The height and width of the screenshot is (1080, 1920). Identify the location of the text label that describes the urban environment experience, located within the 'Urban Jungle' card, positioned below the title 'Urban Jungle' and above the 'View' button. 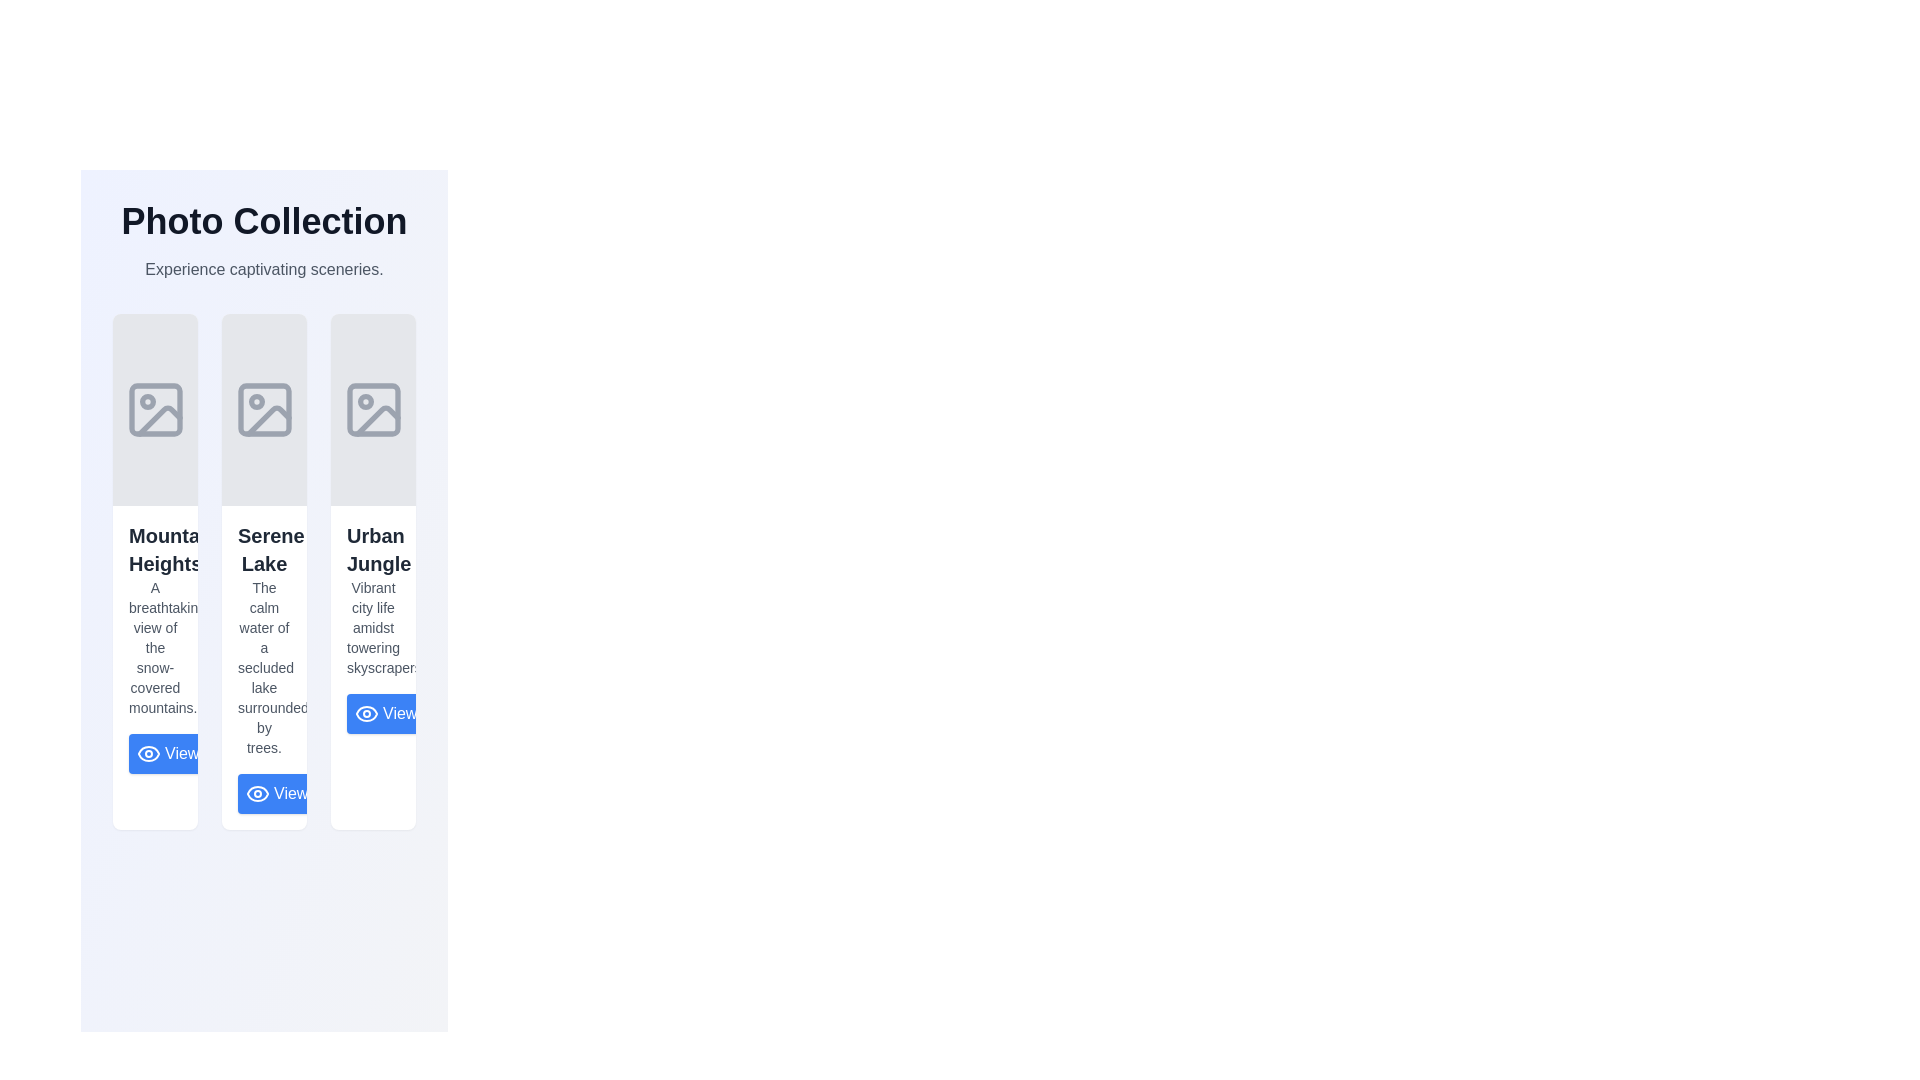
(373, 627).